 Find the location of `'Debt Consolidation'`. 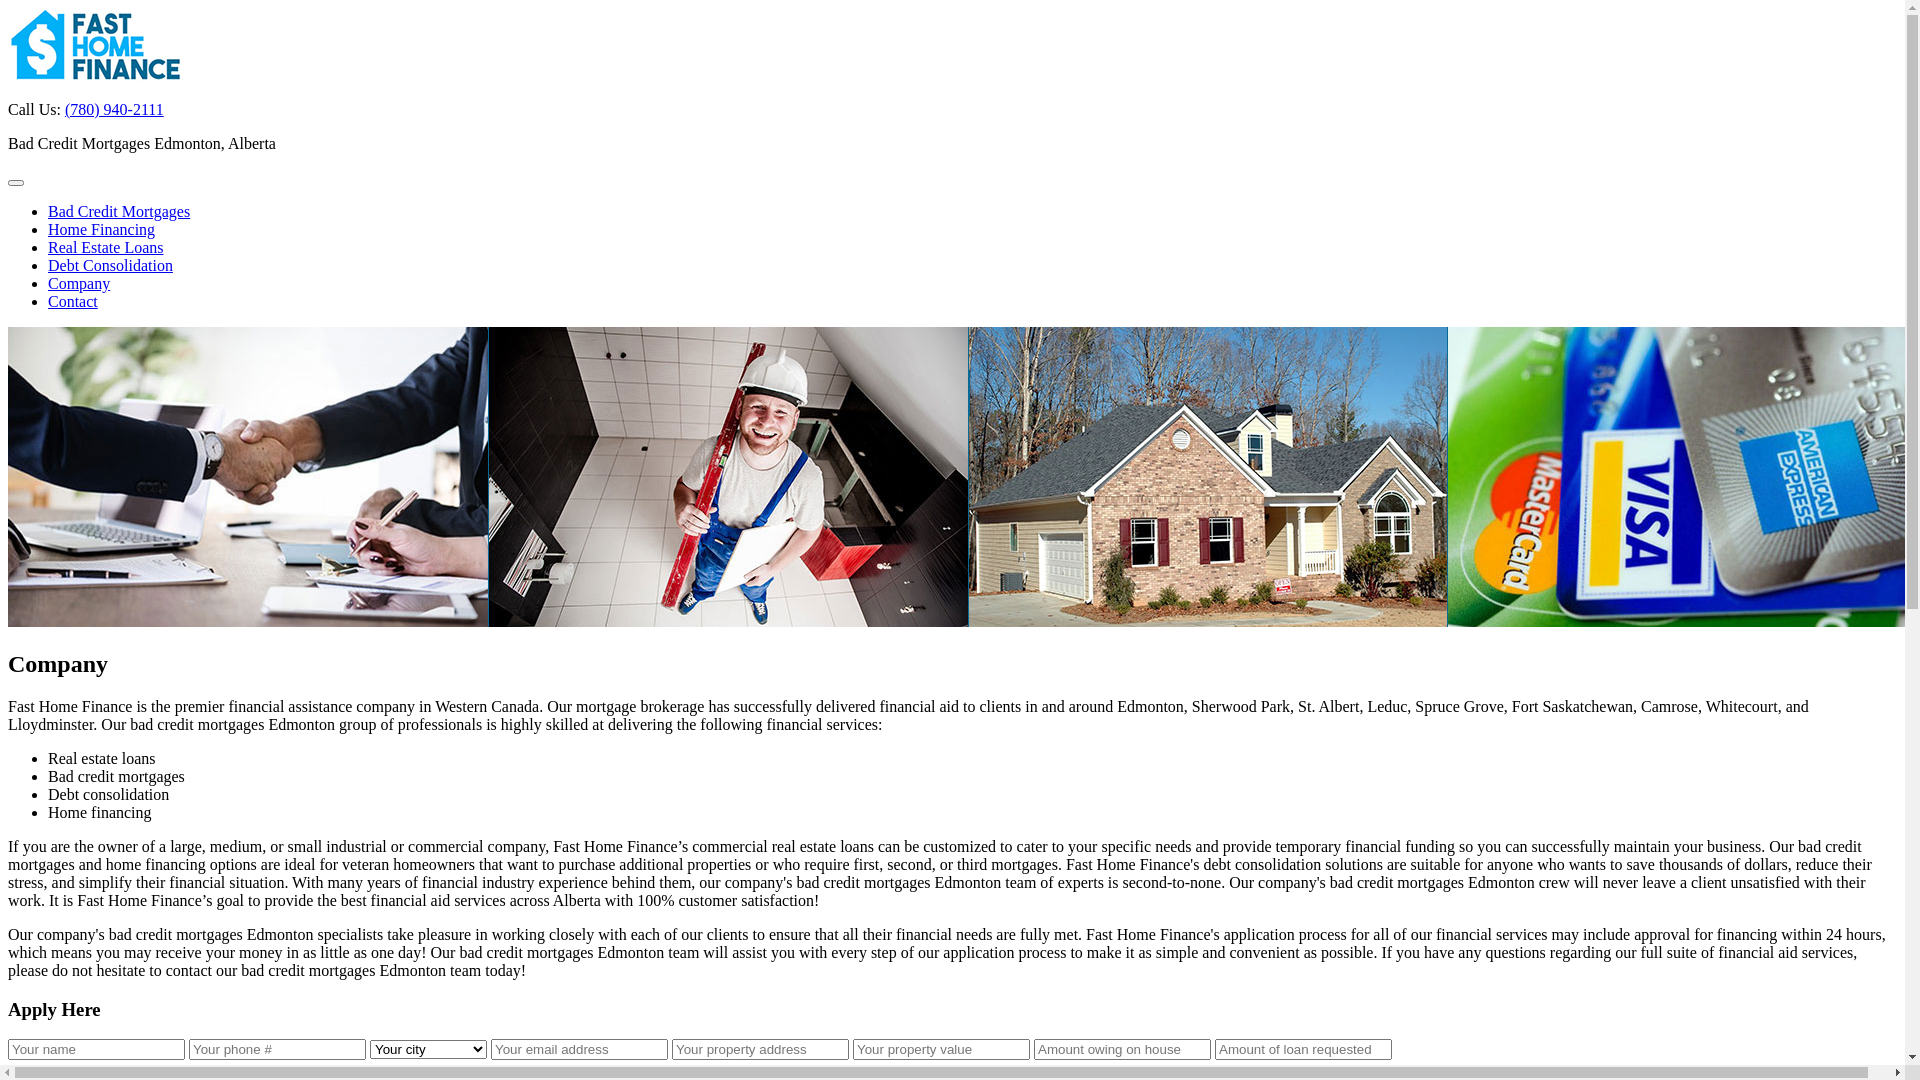

'Debt Consolidation' is located at coordinates (109, 264).